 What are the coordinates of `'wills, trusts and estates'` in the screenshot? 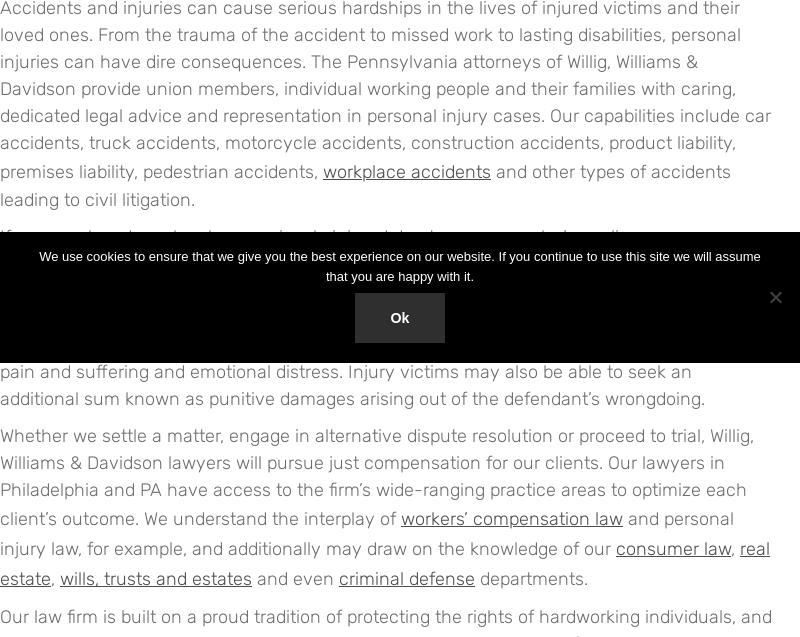 It's located at (59, 578).